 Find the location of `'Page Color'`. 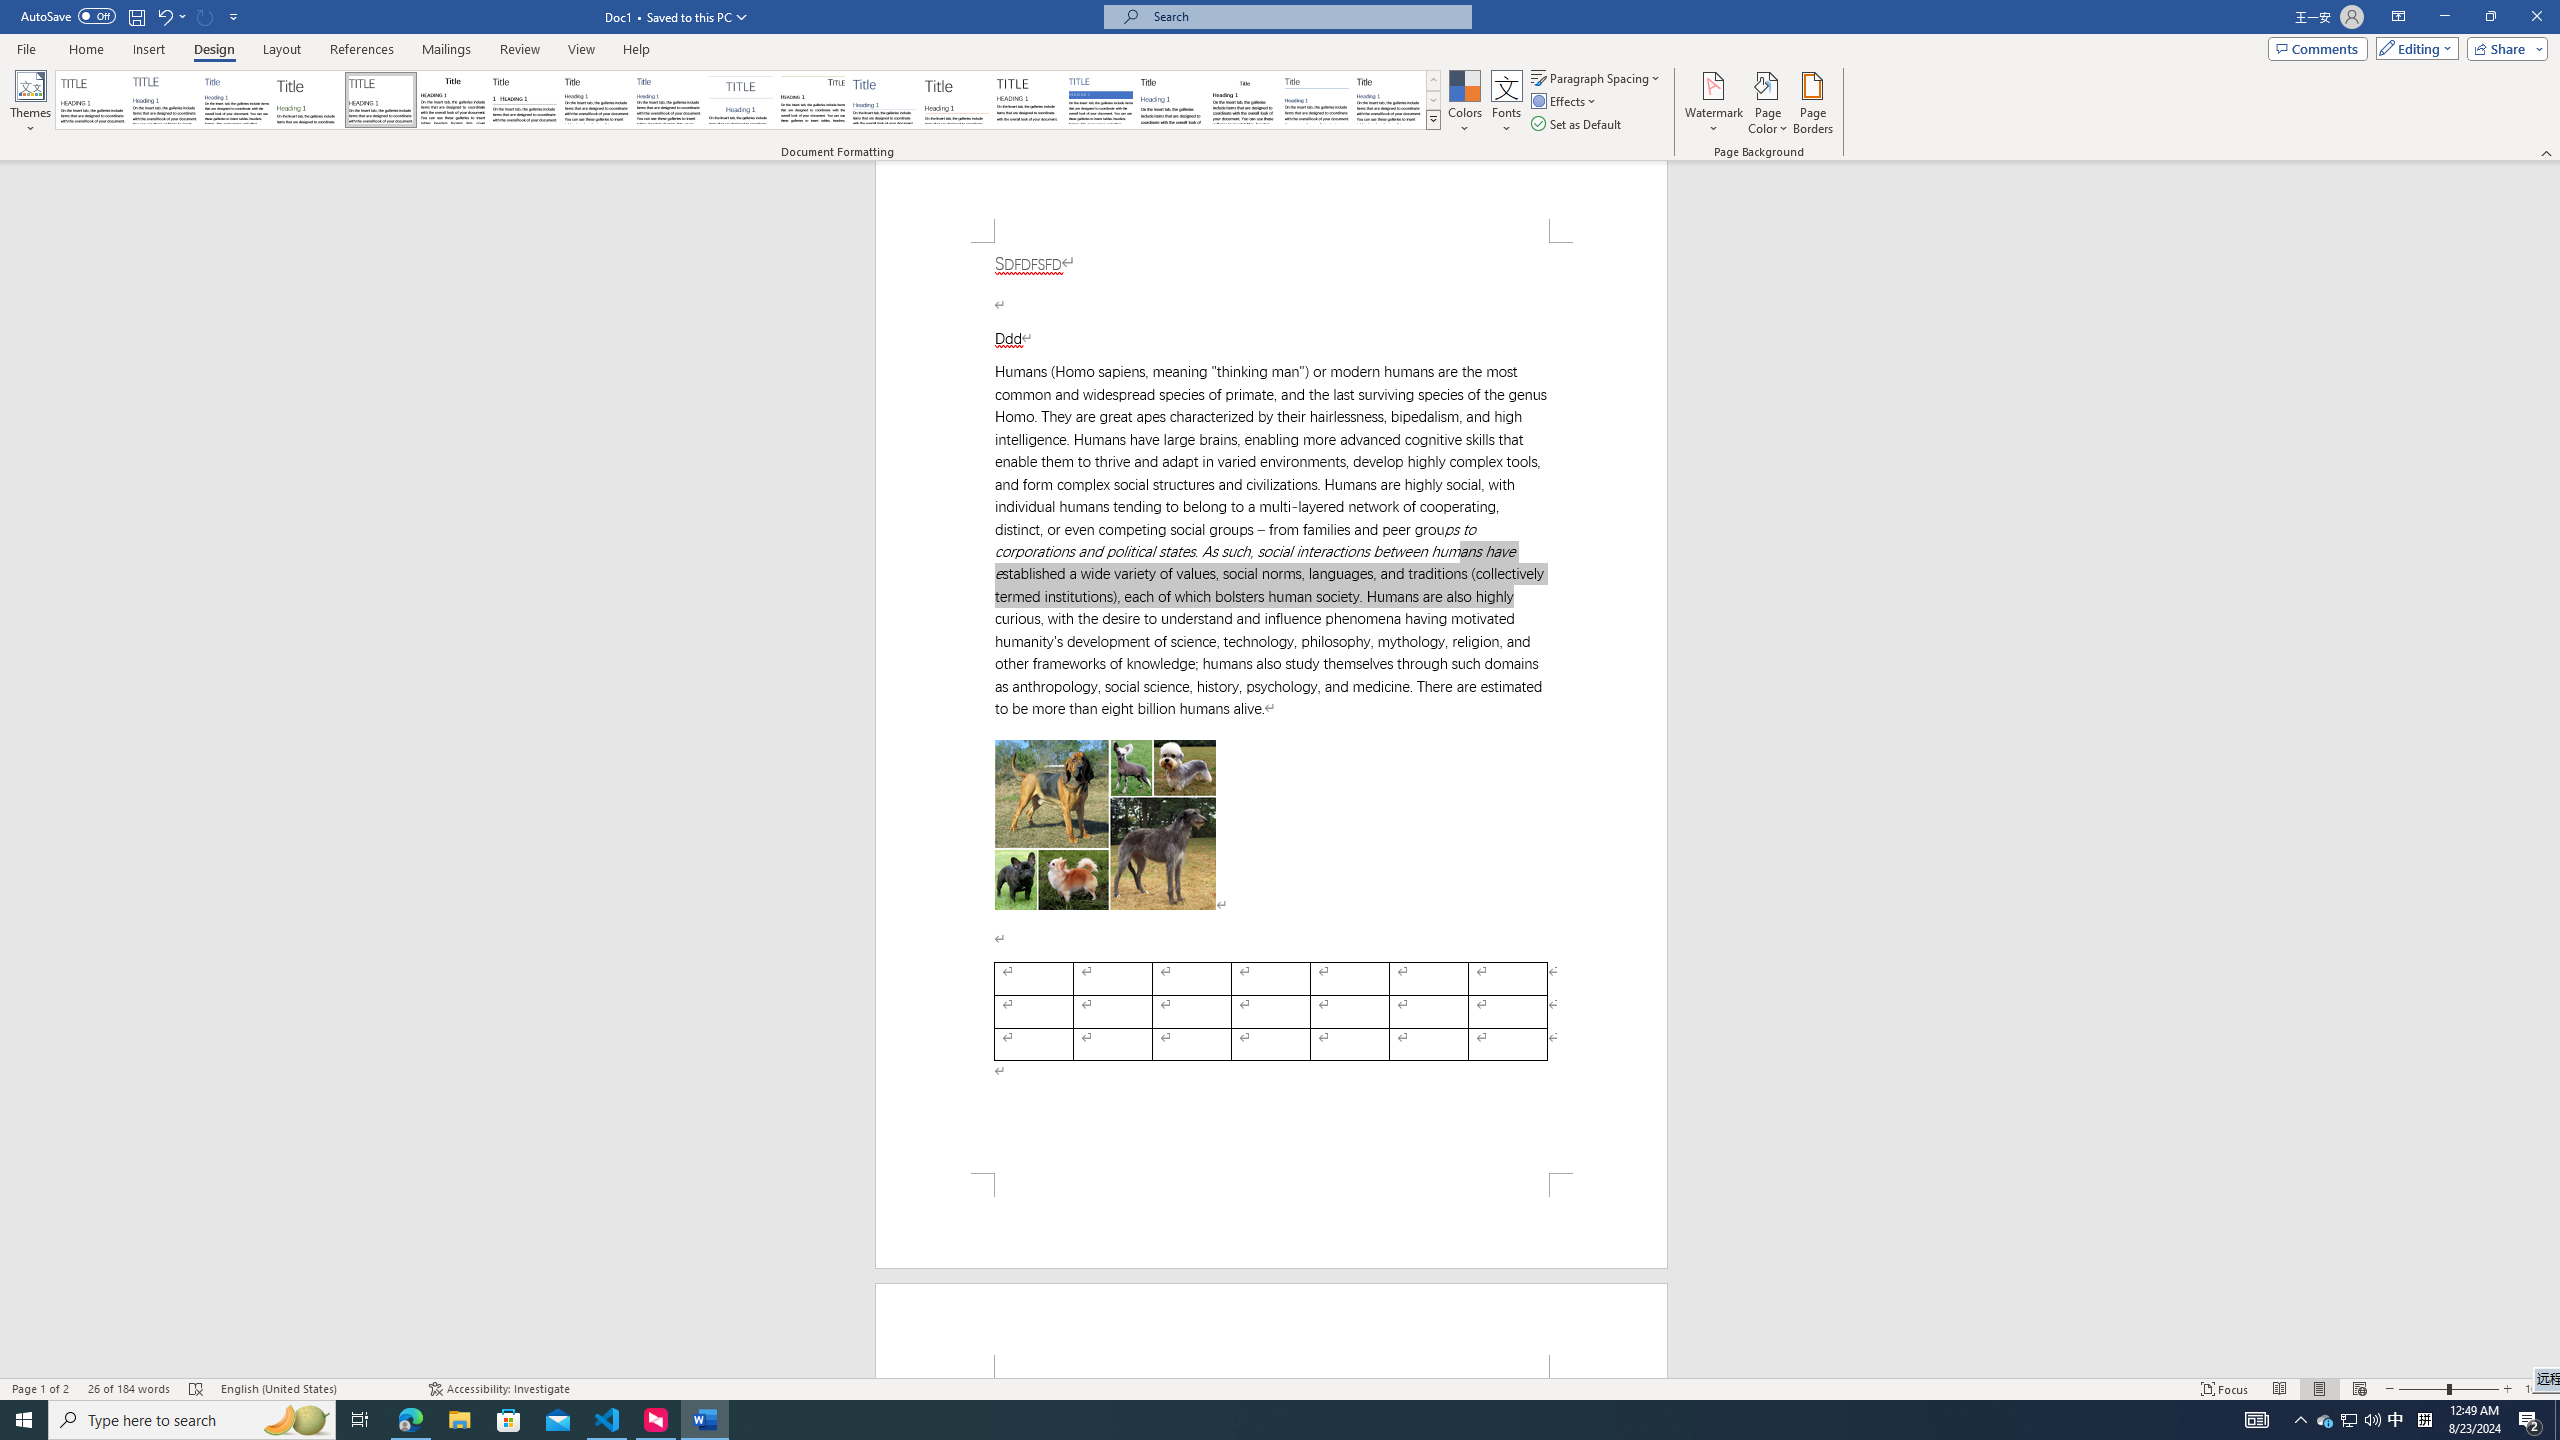

'Page Color' is located at coordinates (1768, 103).